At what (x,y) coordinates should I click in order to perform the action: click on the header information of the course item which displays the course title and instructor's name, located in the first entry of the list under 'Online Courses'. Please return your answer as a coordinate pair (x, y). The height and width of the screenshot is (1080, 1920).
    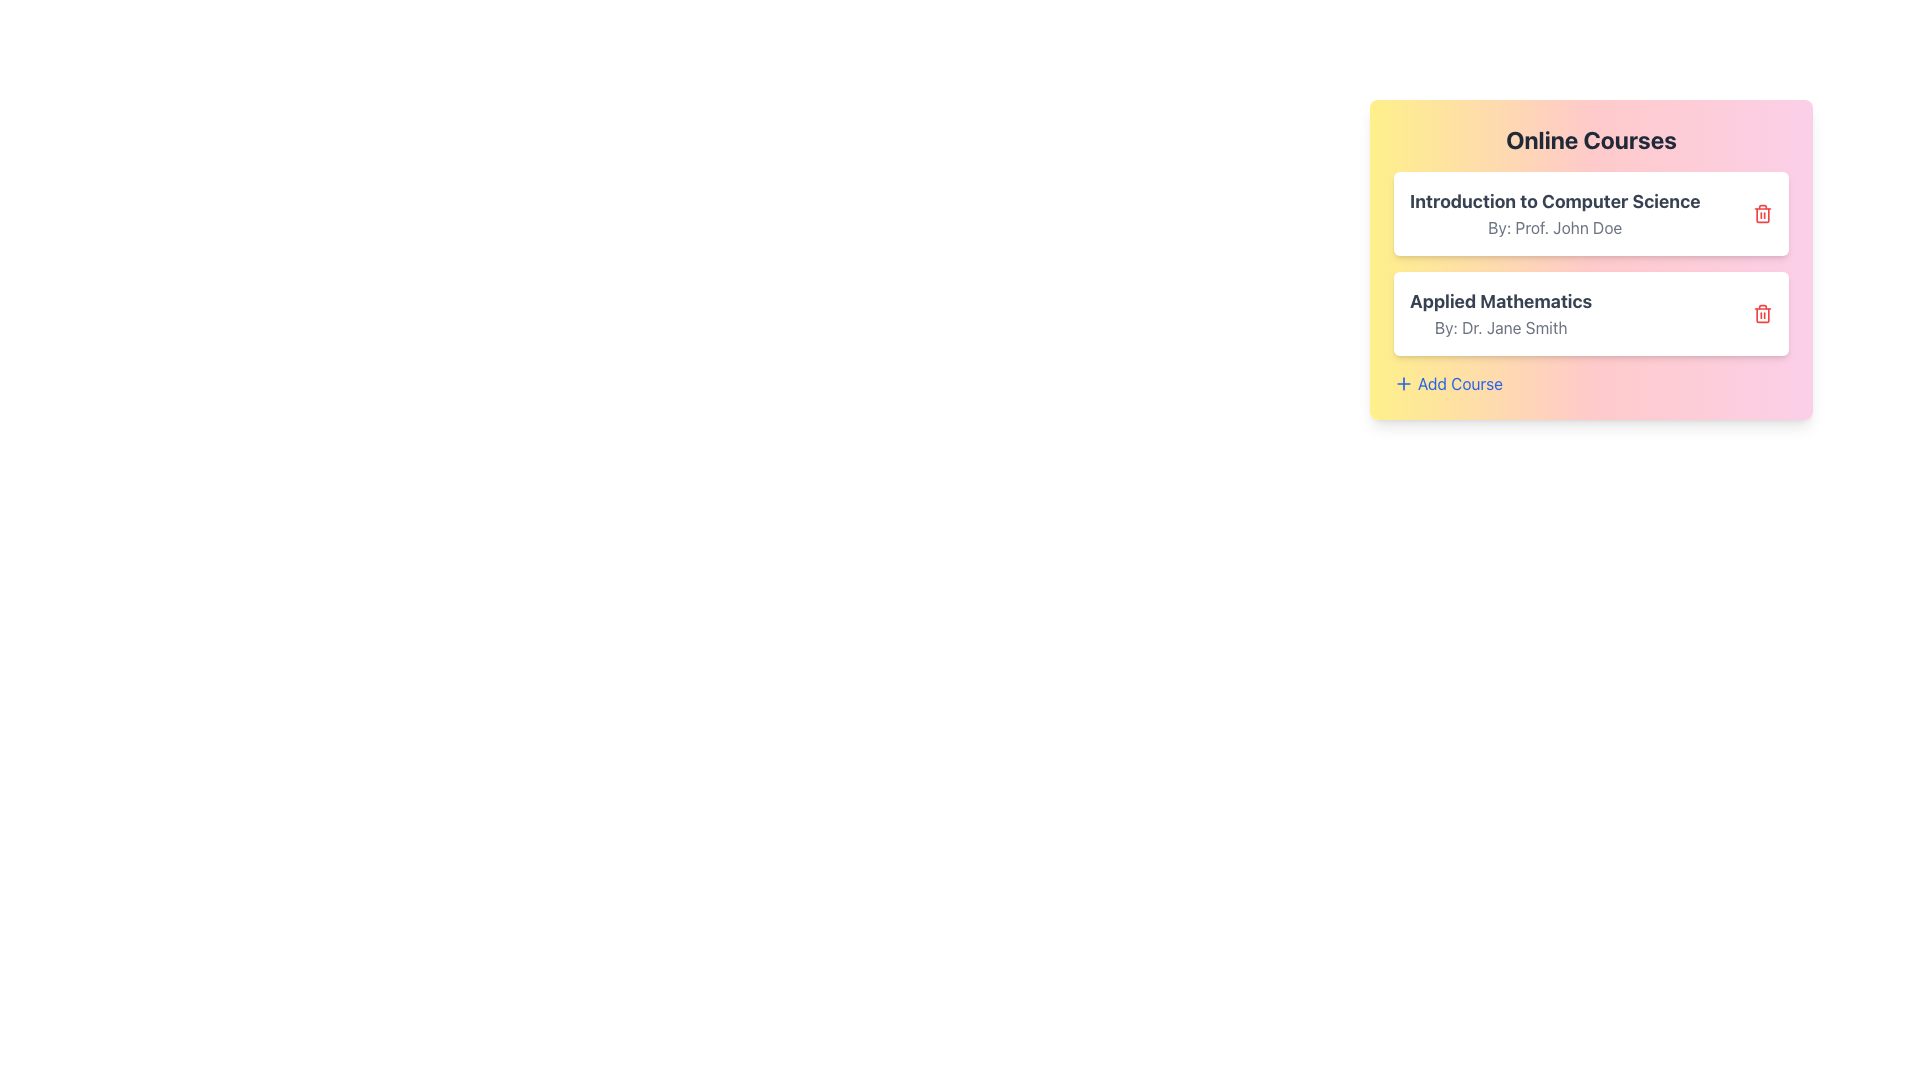
    Looking at the image, I should click on (1554, 213).